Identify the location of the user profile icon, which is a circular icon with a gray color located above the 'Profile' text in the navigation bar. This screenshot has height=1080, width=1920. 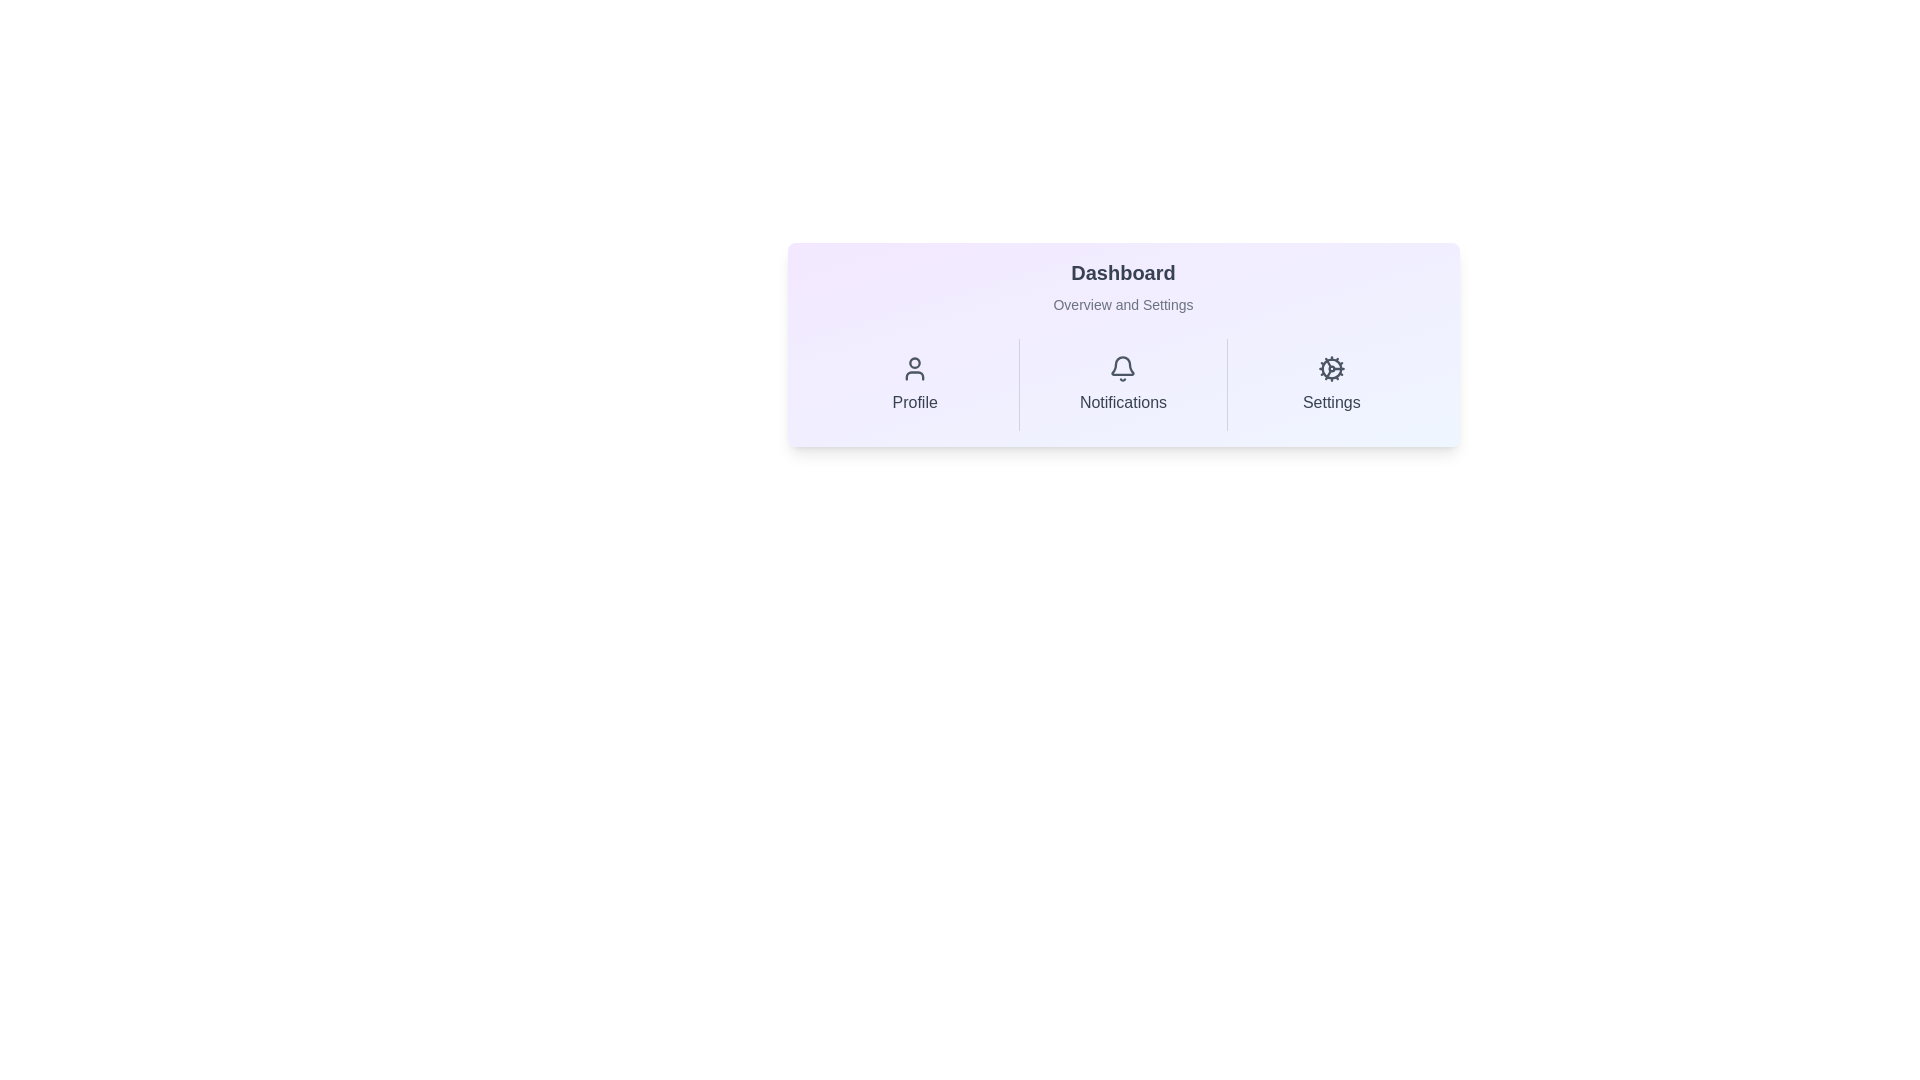
(914, 369).